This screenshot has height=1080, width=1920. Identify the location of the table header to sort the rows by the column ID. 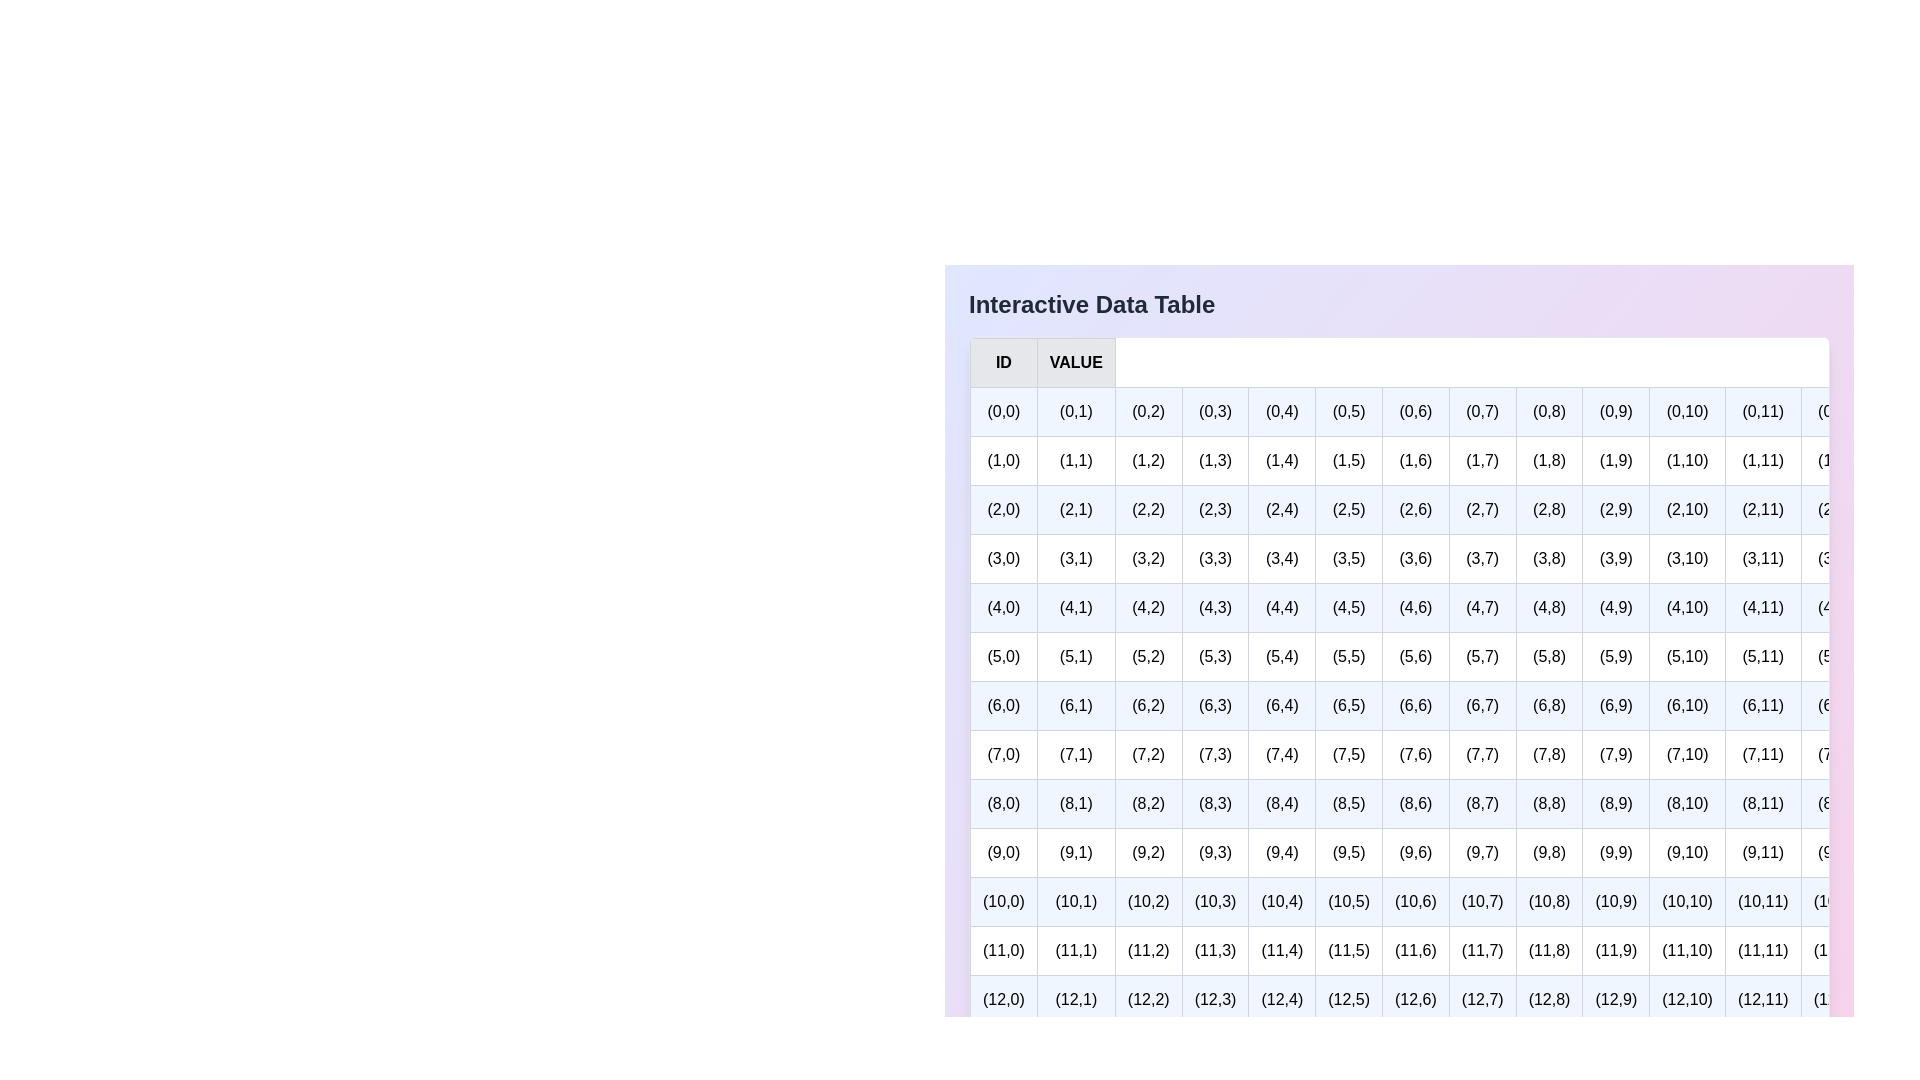
(970, 362).